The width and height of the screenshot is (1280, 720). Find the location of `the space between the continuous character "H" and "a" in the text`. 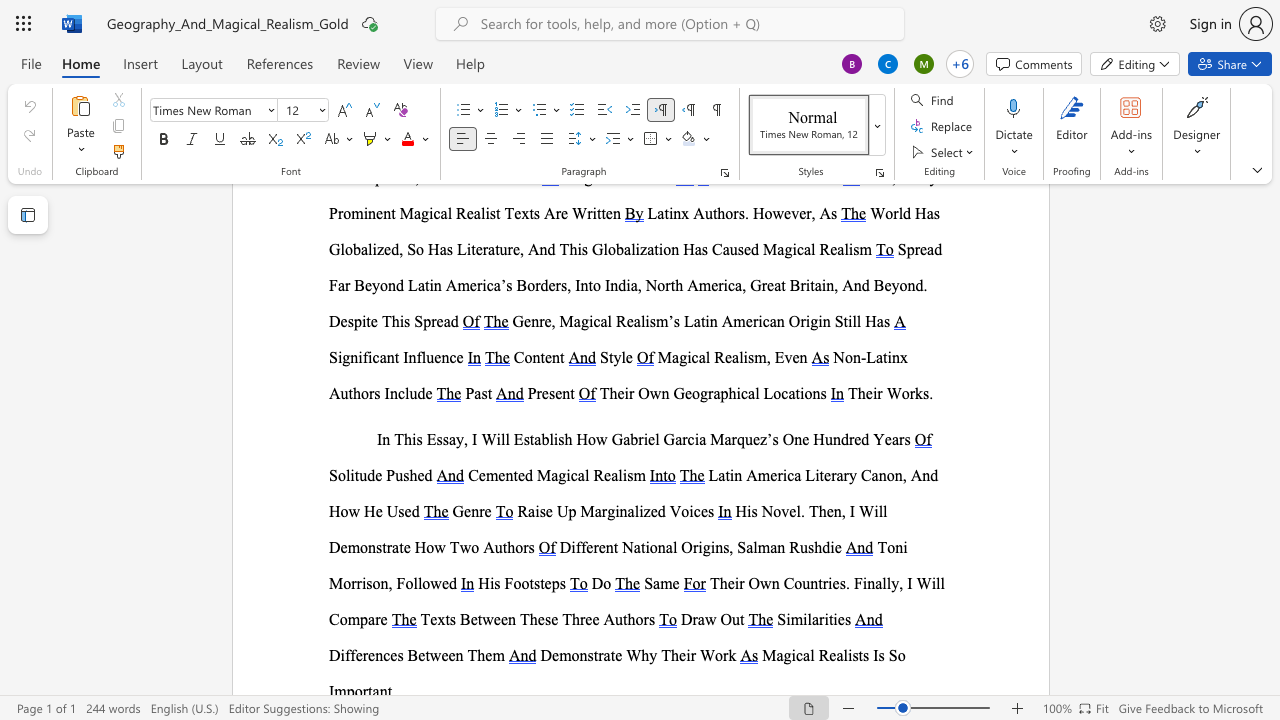

the space between the continuous character "H" and "a" in the text is located at coordinates (875, 320).